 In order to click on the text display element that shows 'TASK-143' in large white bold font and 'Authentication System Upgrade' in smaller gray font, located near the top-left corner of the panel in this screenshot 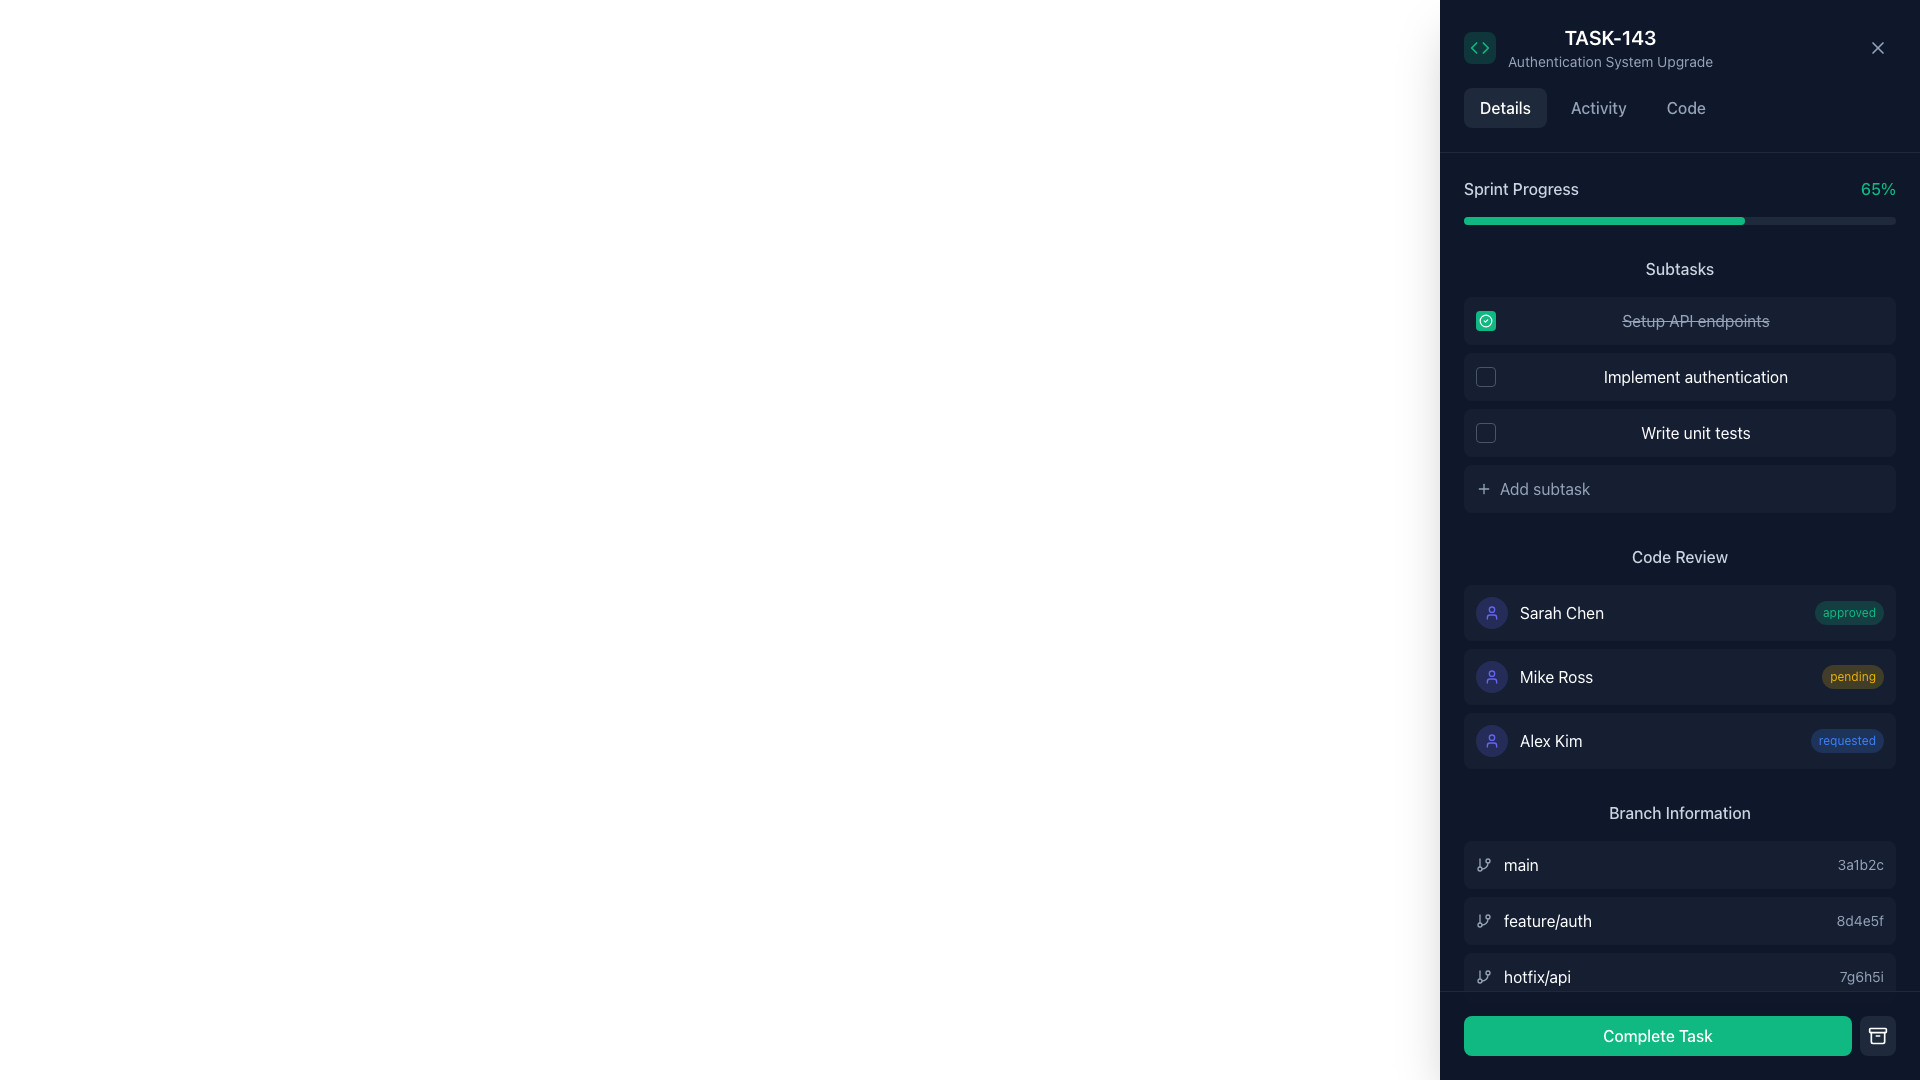, I will do `click(1610, 46)`.